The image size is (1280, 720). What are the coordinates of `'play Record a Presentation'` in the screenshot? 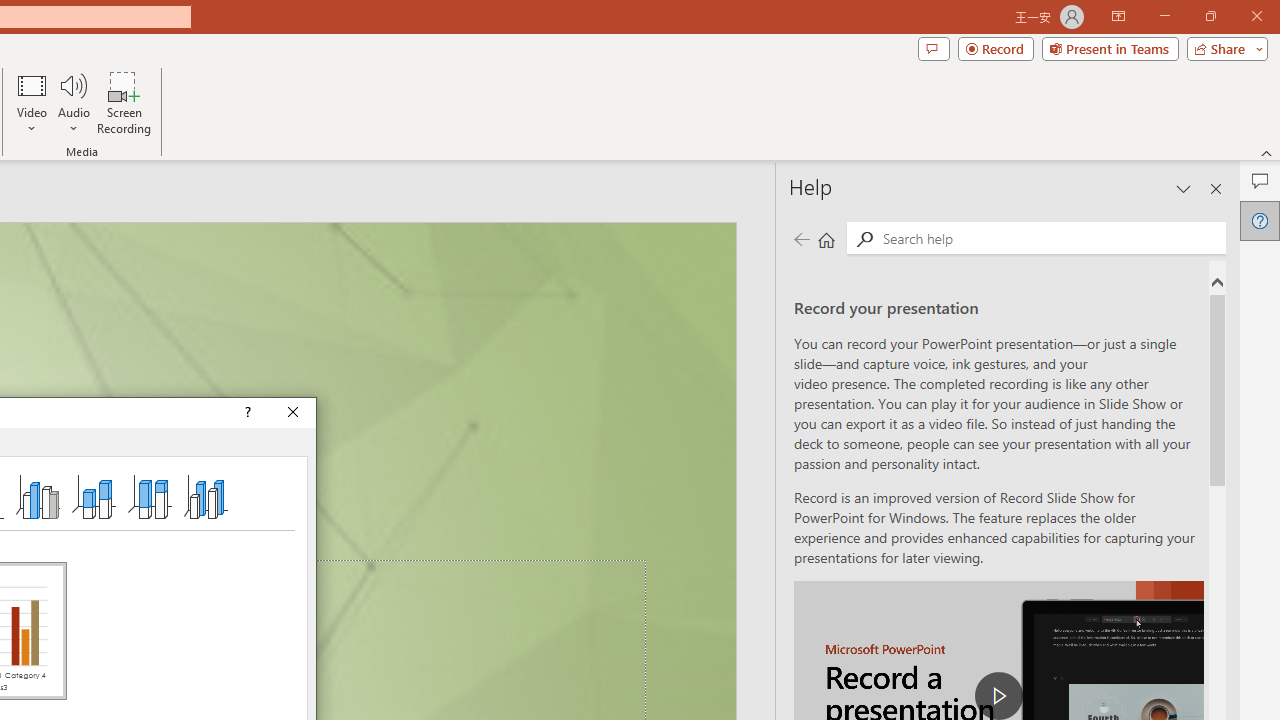 It's located at (999, 694).